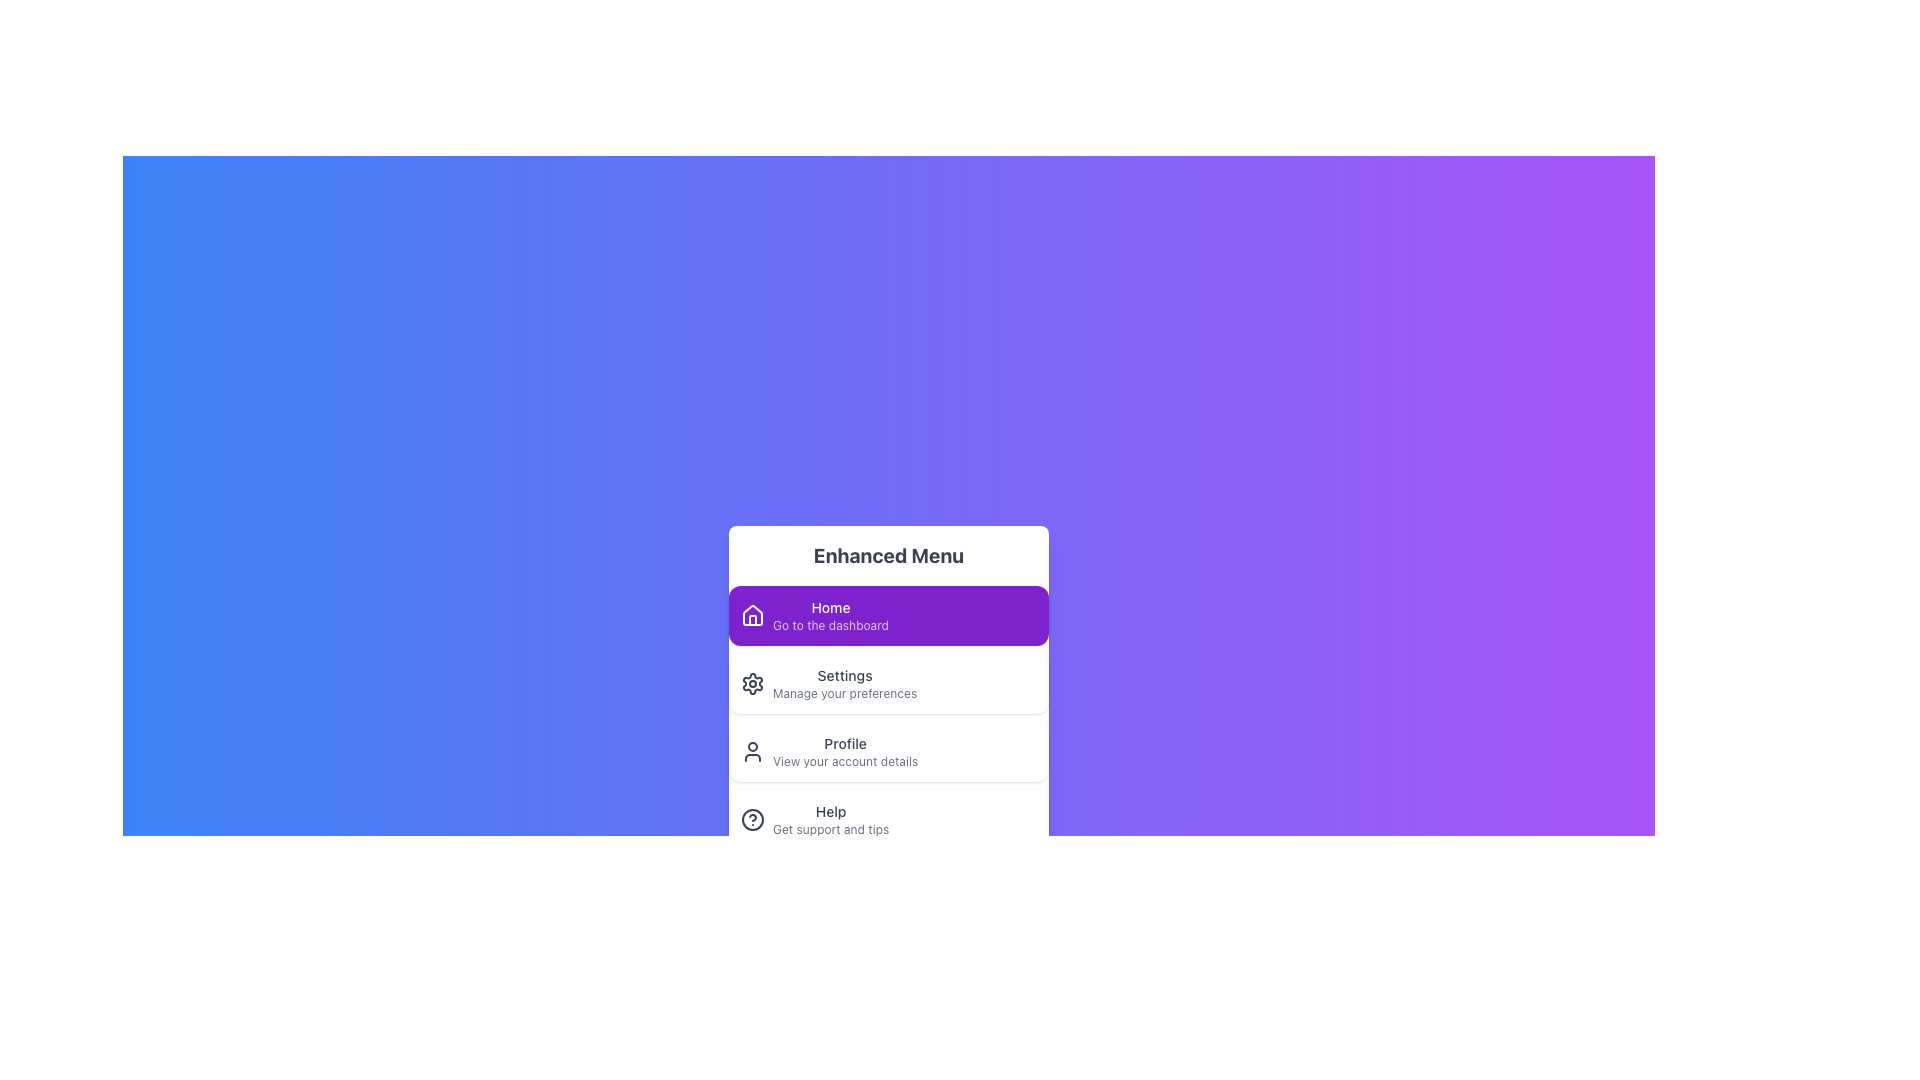 This screenshot has height=1080, width=1920. What do you see at coordinates (830, 624) in the screenshot?
I see `the descriptive text label that provides additional information about the 'Home' menu option, located below the 'Home' option in the menu list` at bounding box center [830, 624].